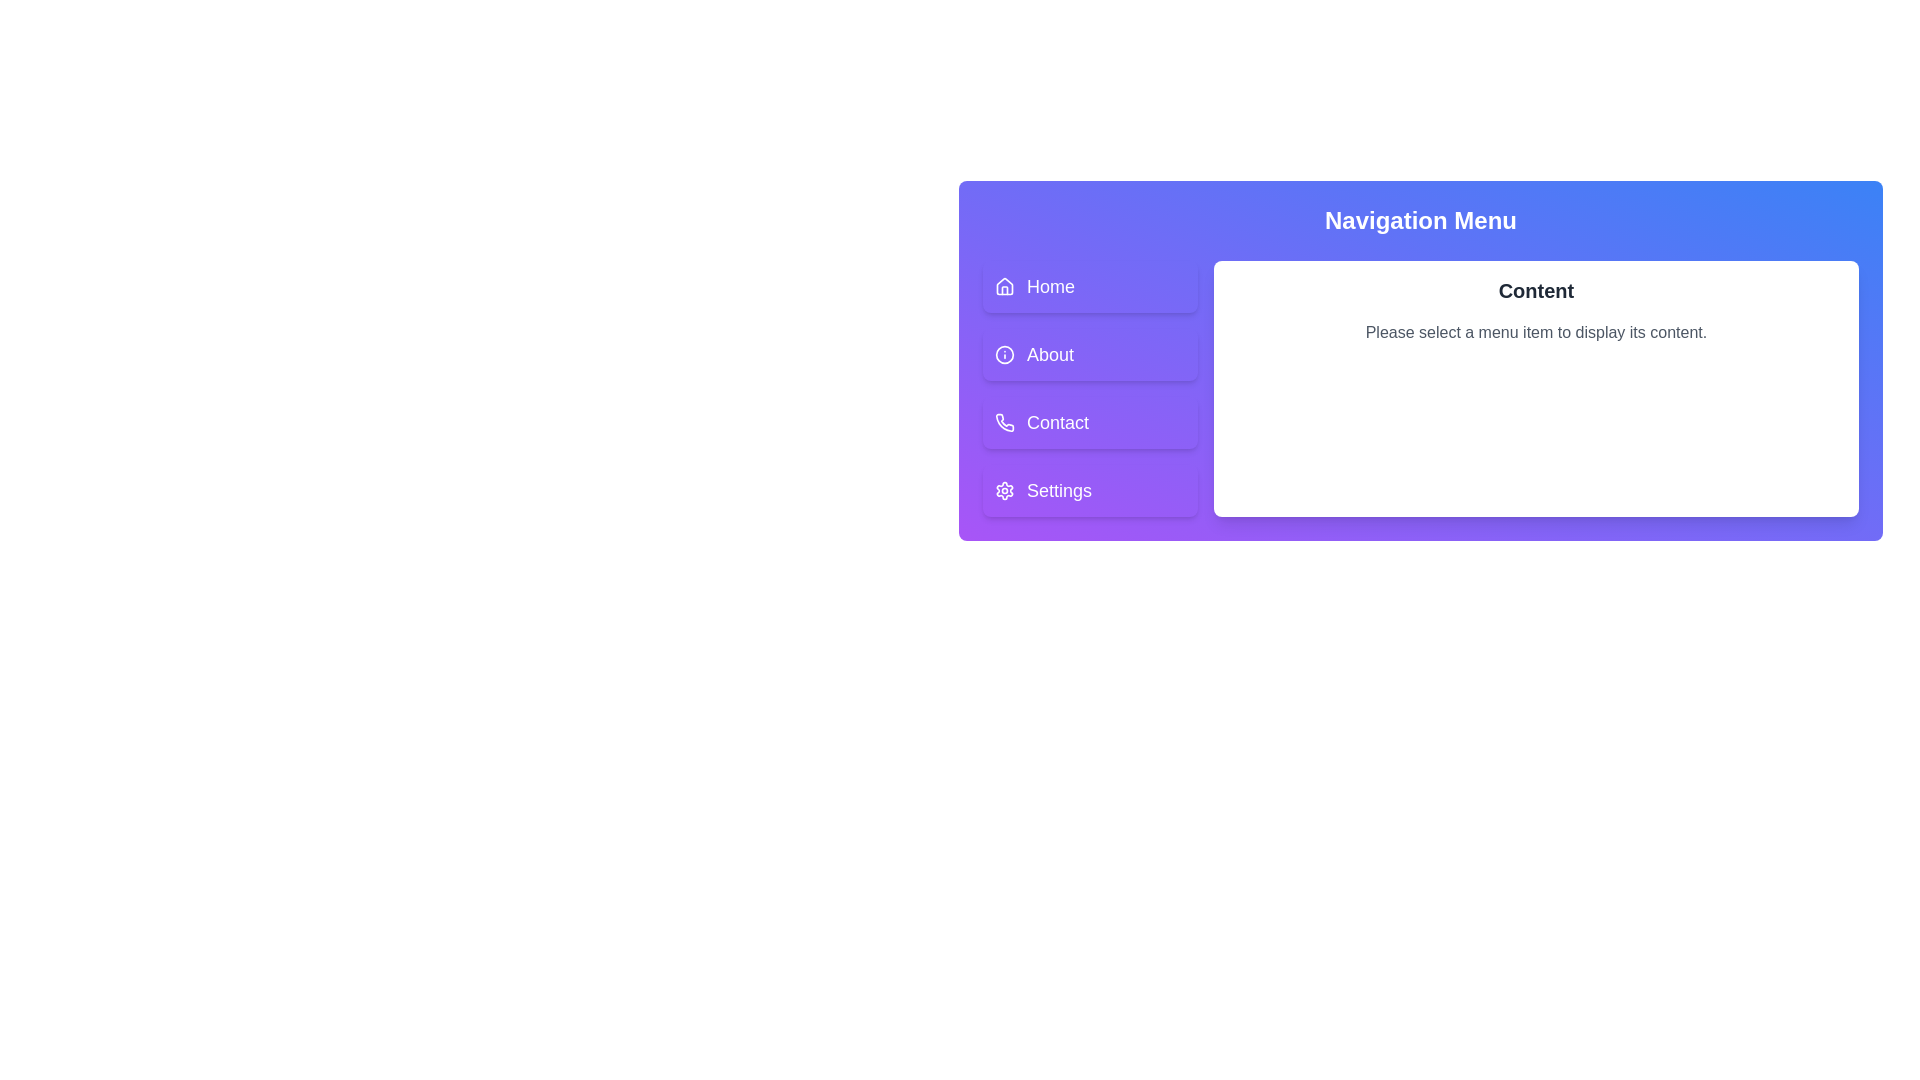 Image resolution: width=1920 pixels, height=1080 pixels. What do you see at coordinates (1004, 285) in the screenshot?
I see `the house icon in the navigation menu, which features a minimalist design and is located adjacent to the 'Home' text` at bounding box center [1004, 285].